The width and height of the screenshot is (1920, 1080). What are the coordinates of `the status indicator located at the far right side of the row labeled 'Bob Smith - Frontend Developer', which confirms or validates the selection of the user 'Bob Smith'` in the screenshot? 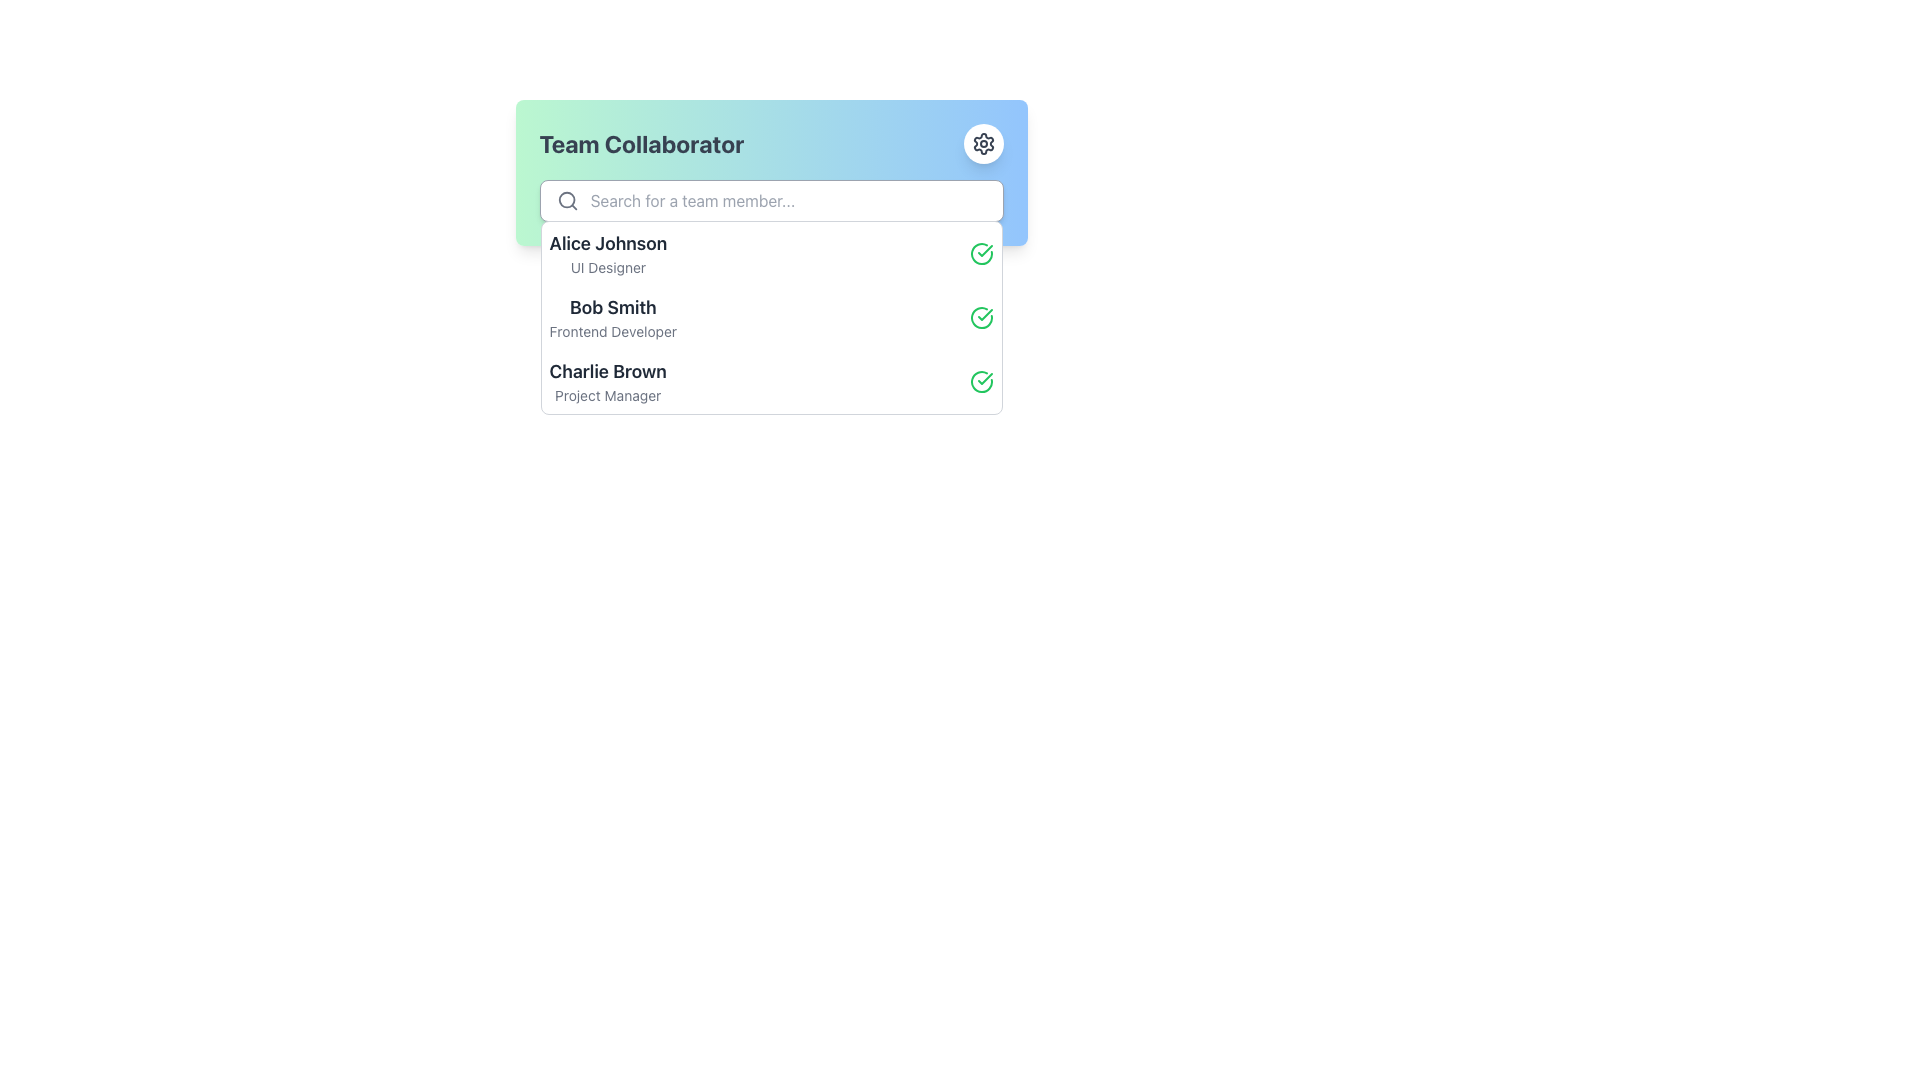 It's located at (981, 316).